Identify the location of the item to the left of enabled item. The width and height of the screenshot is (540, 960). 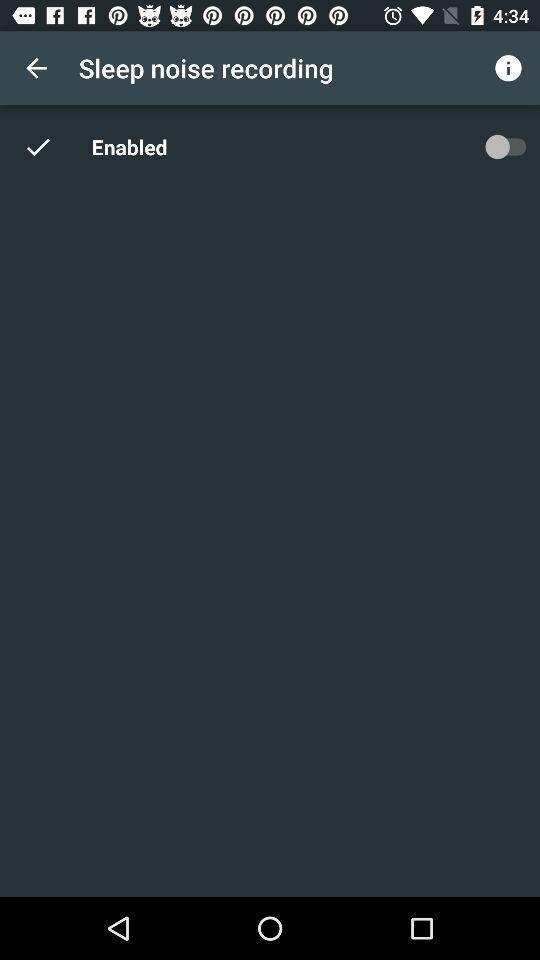
(49, 145).